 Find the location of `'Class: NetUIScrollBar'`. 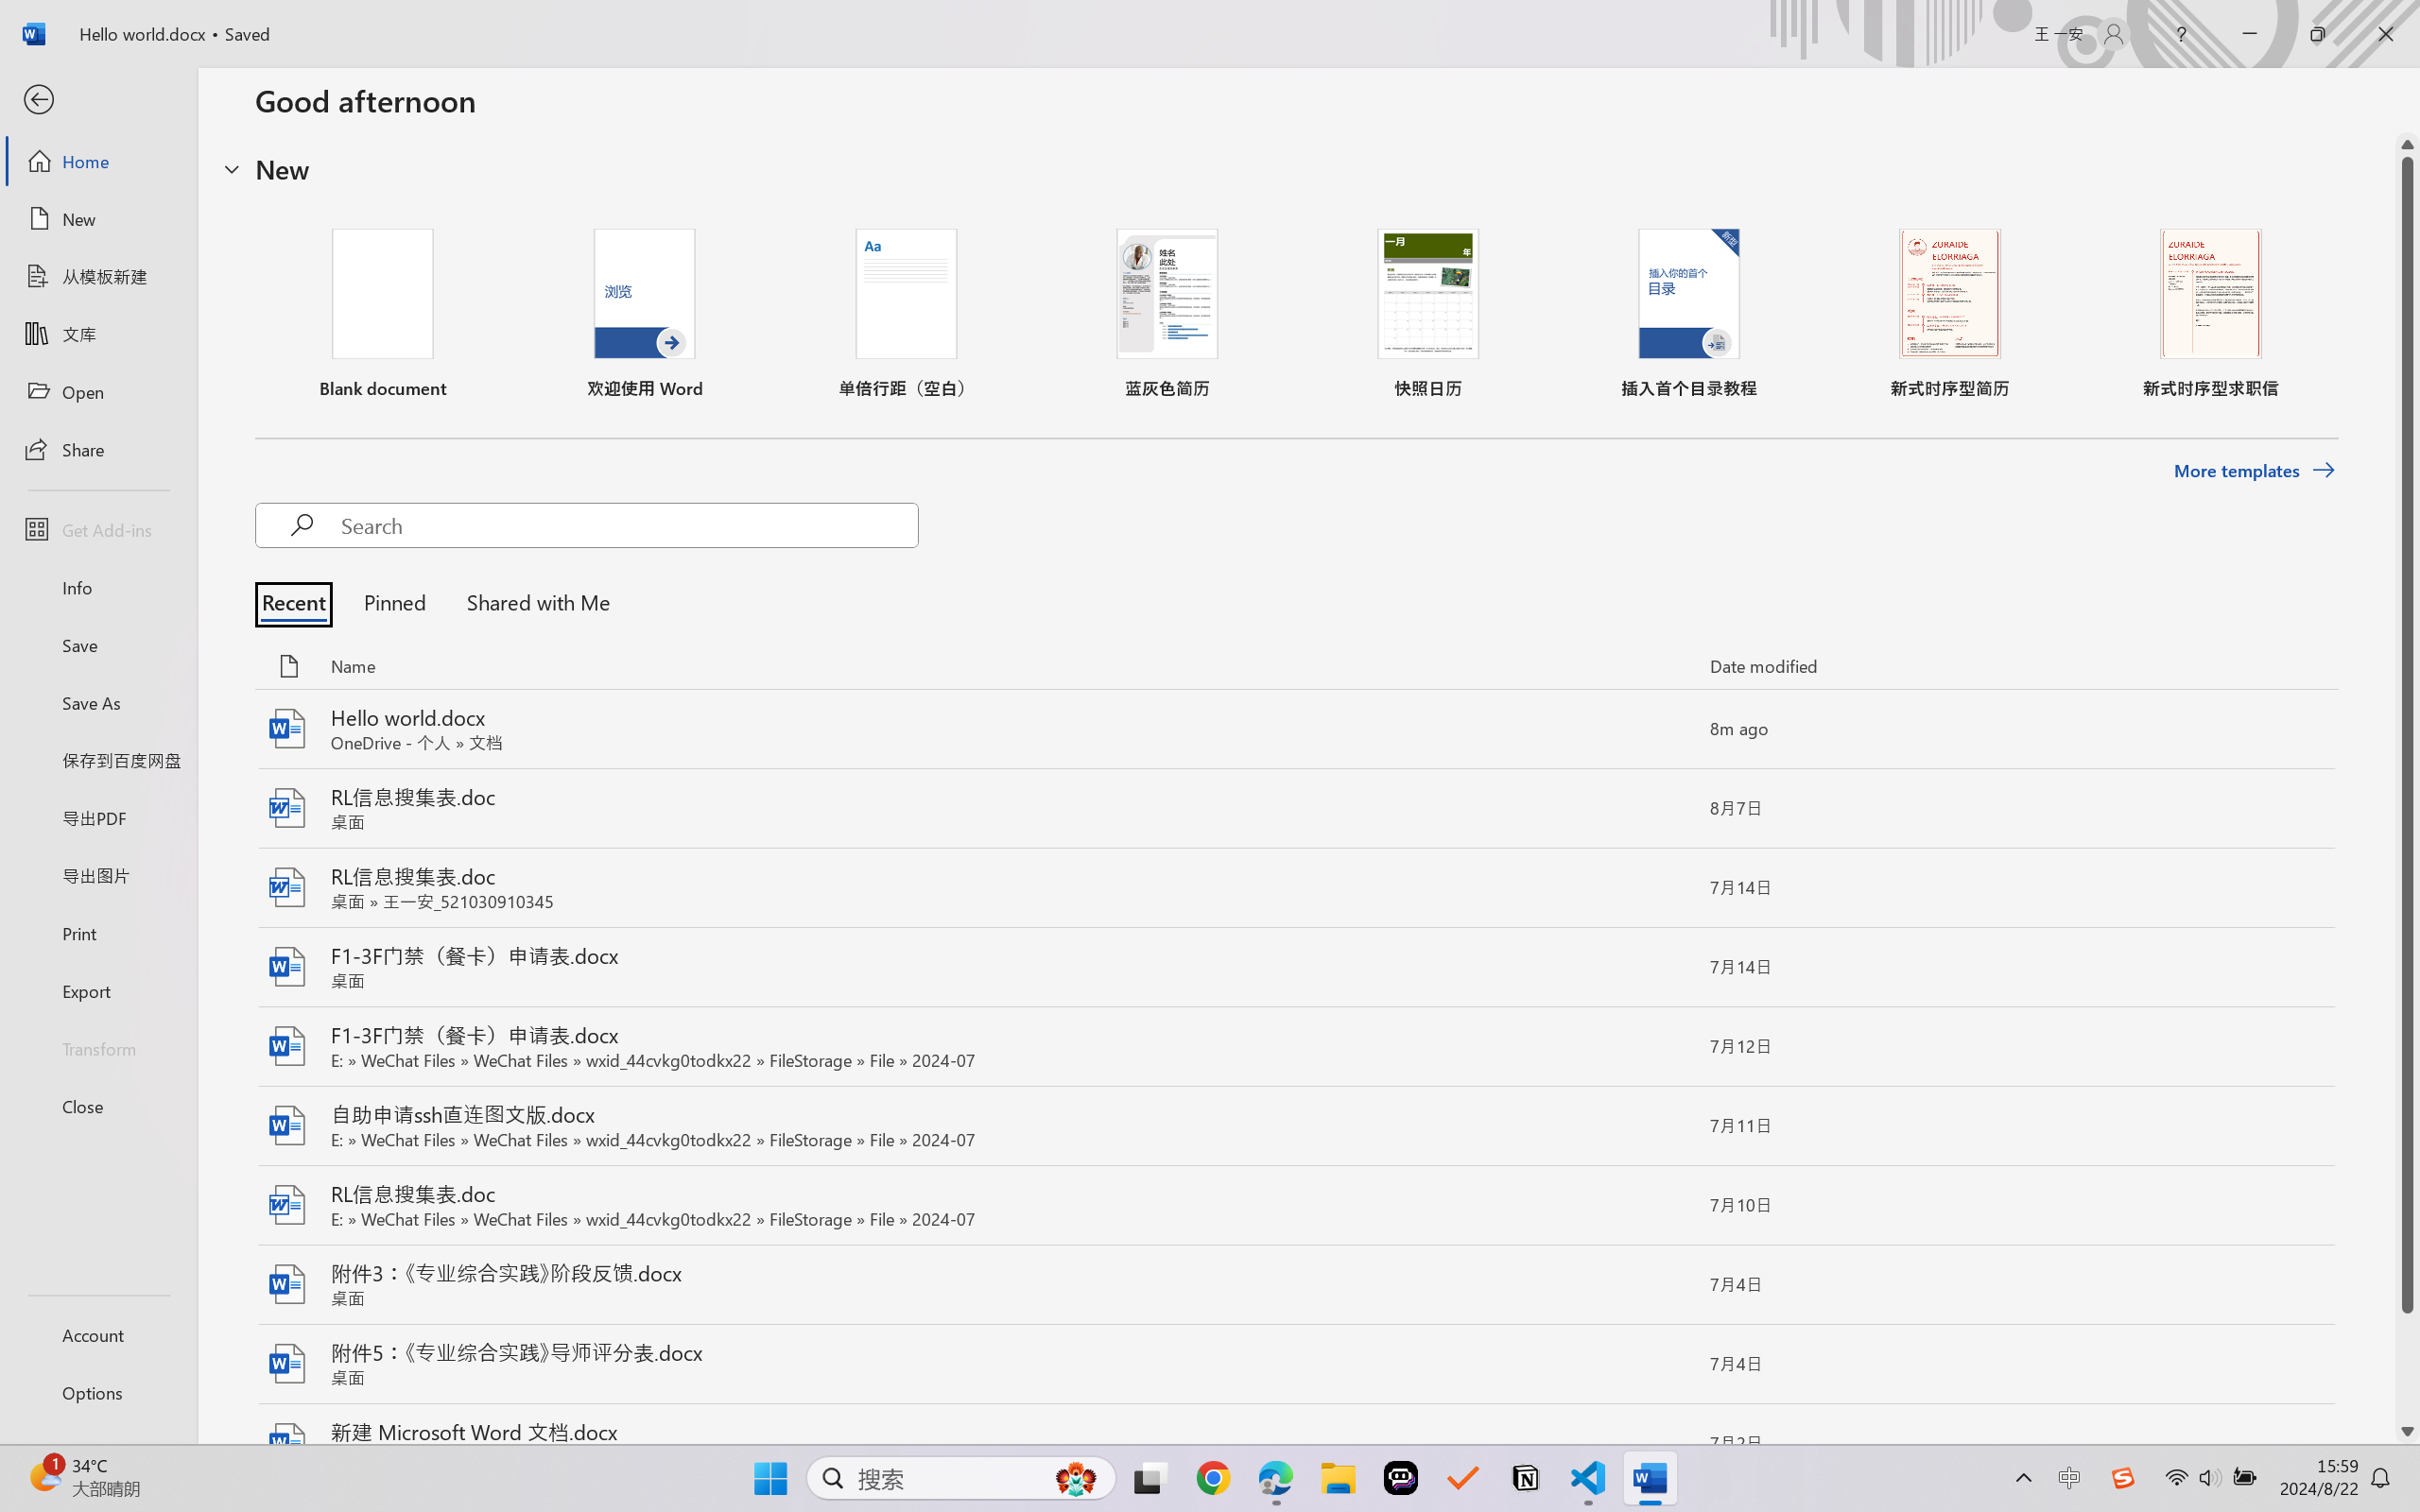

'Class: NetUIScrollBar' is located at coordinates (2407, 787).